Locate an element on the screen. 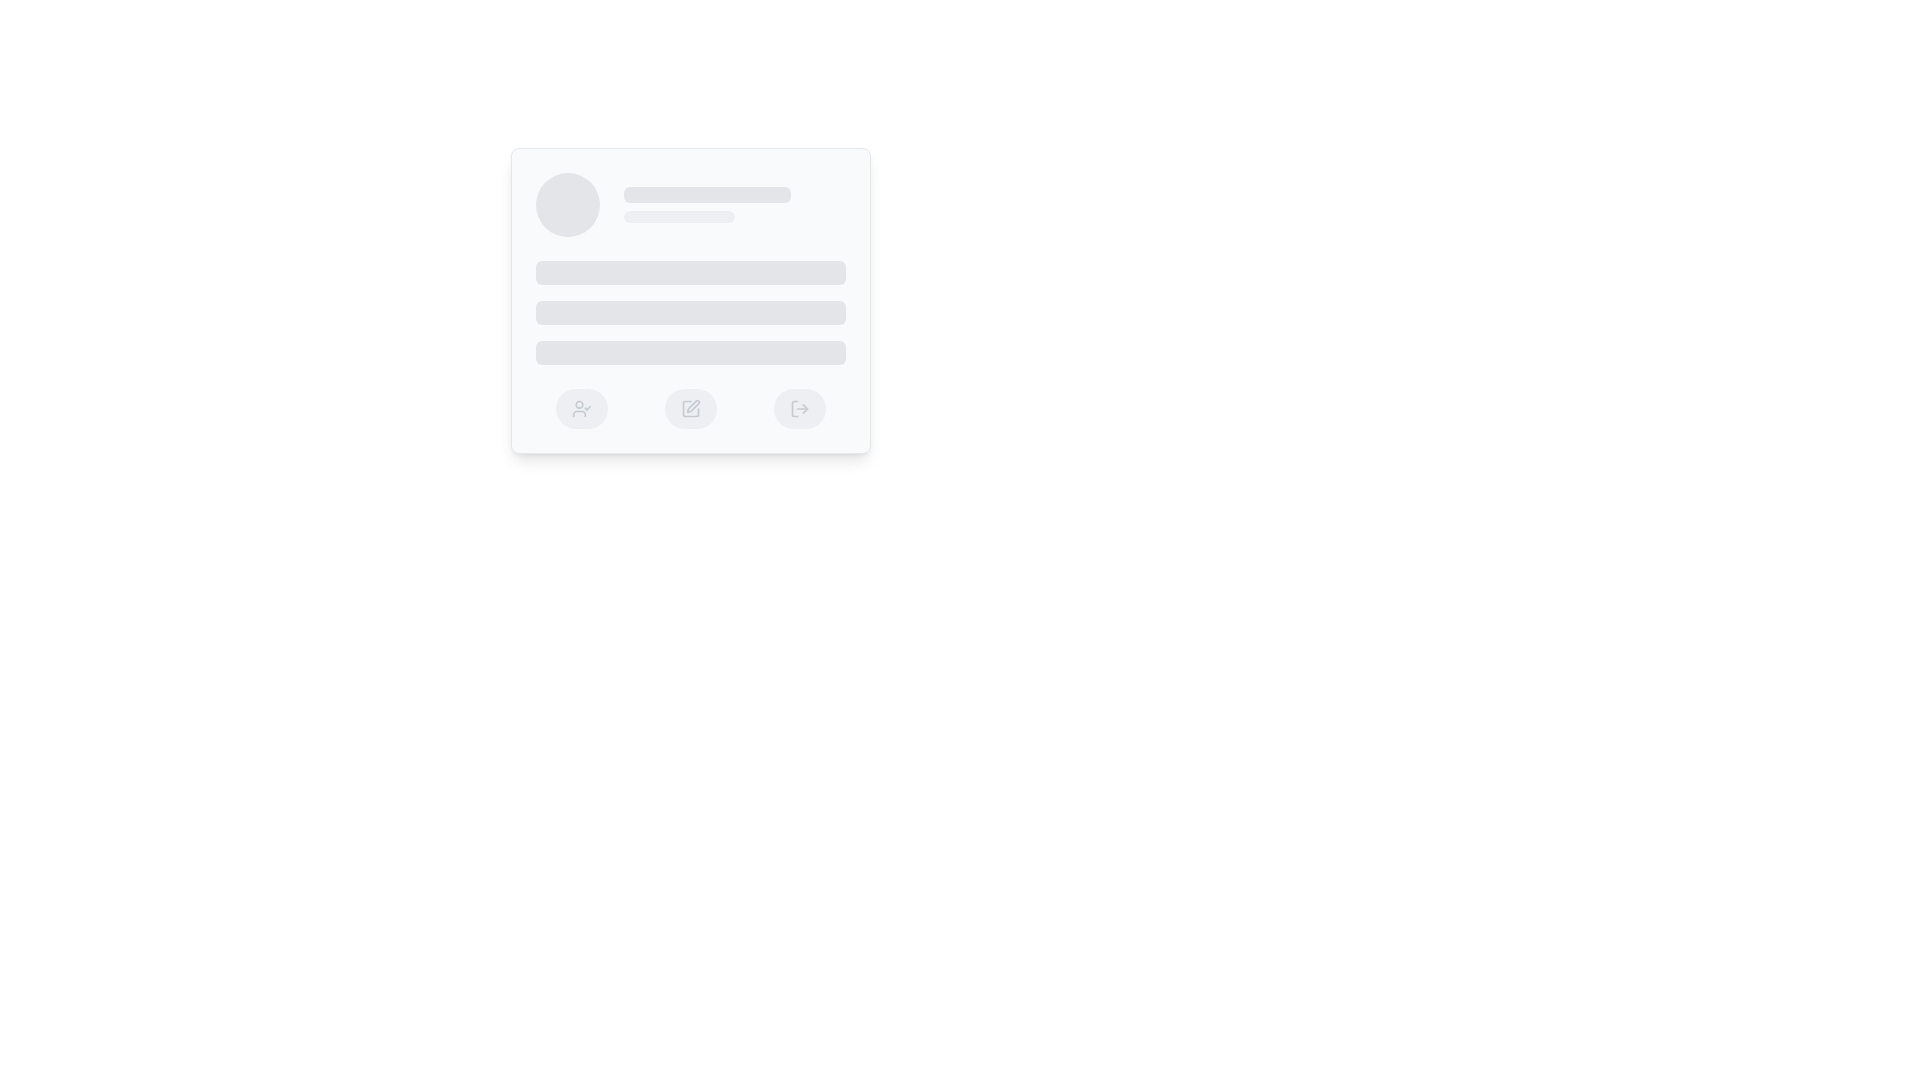  the circular skeleton loader which has a gray background and resembles a loading indicator for profile pictures, located at the upper-left quadrant of the interface is located at coordinates (566, 204).